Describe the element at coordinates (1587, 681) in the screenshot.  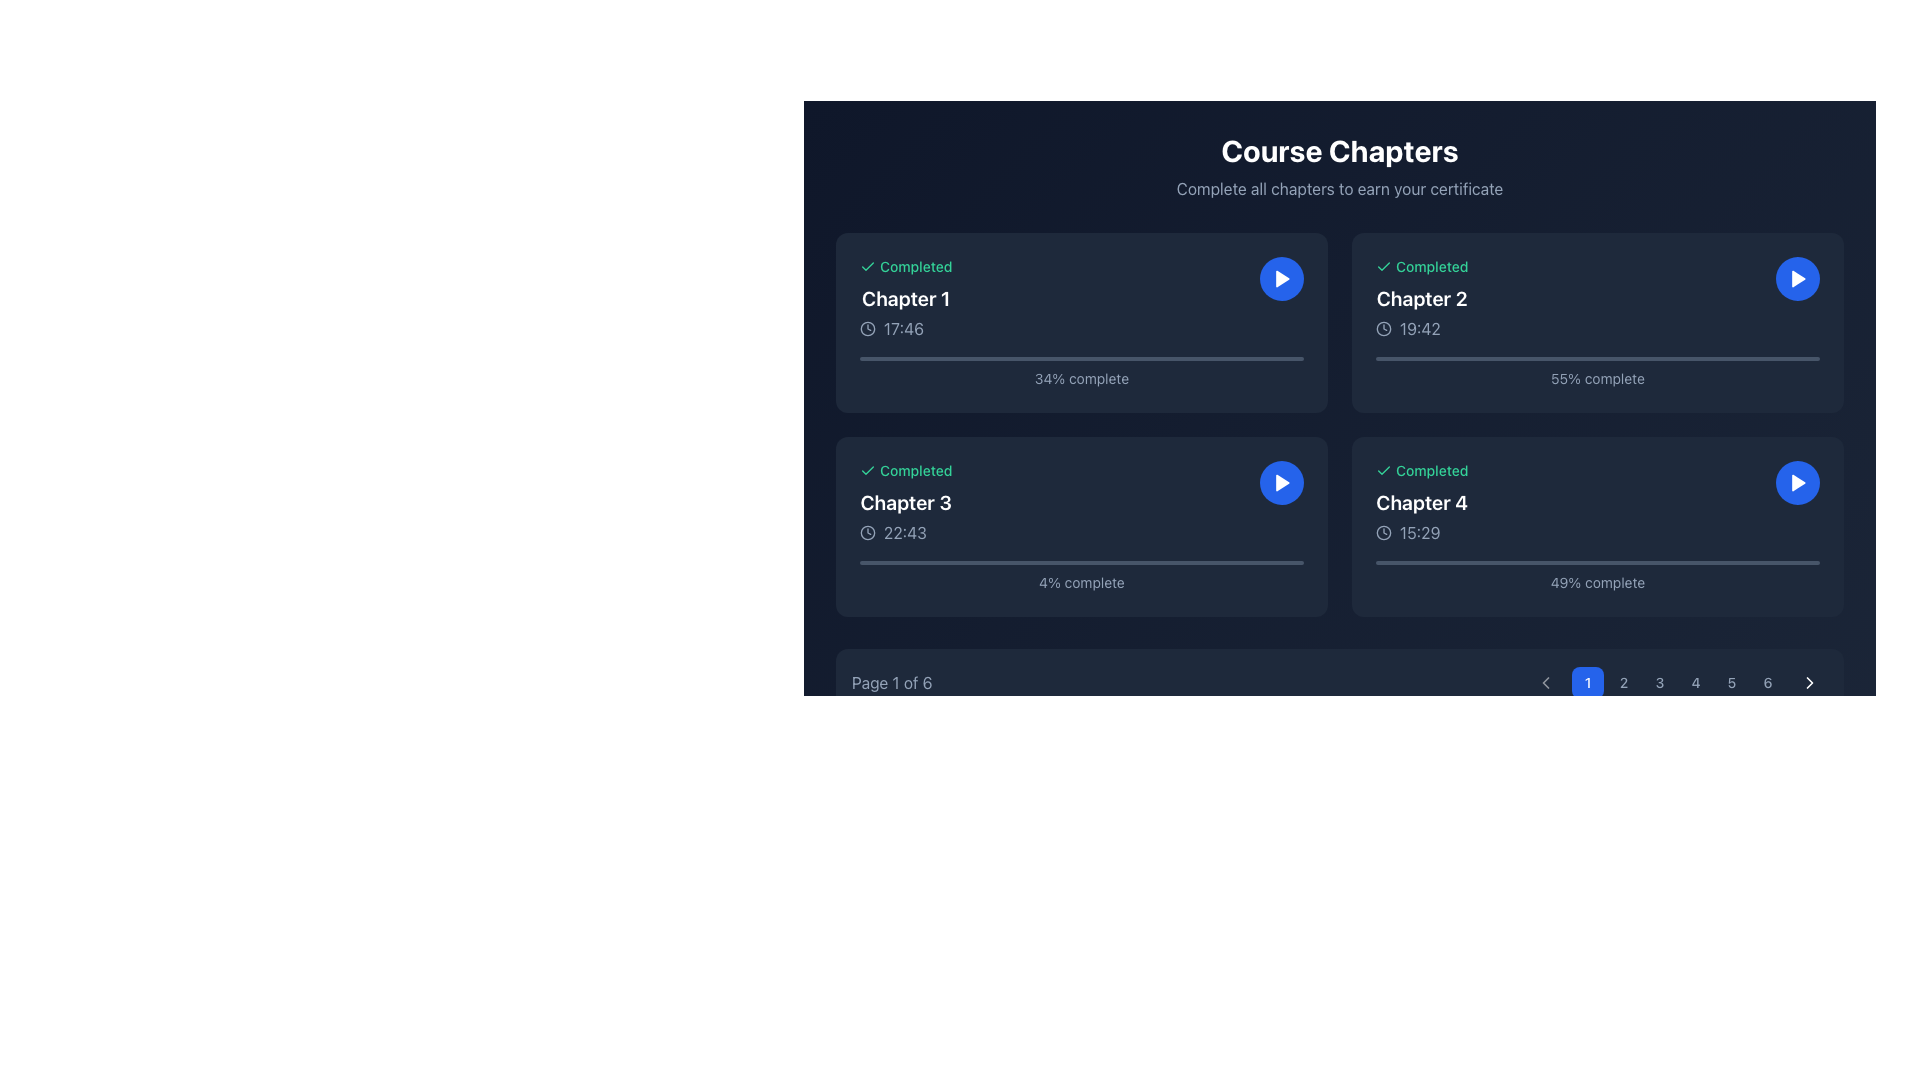
I see `the small square button with rounded corners, blue background, and white text displaying '1'` at that location.